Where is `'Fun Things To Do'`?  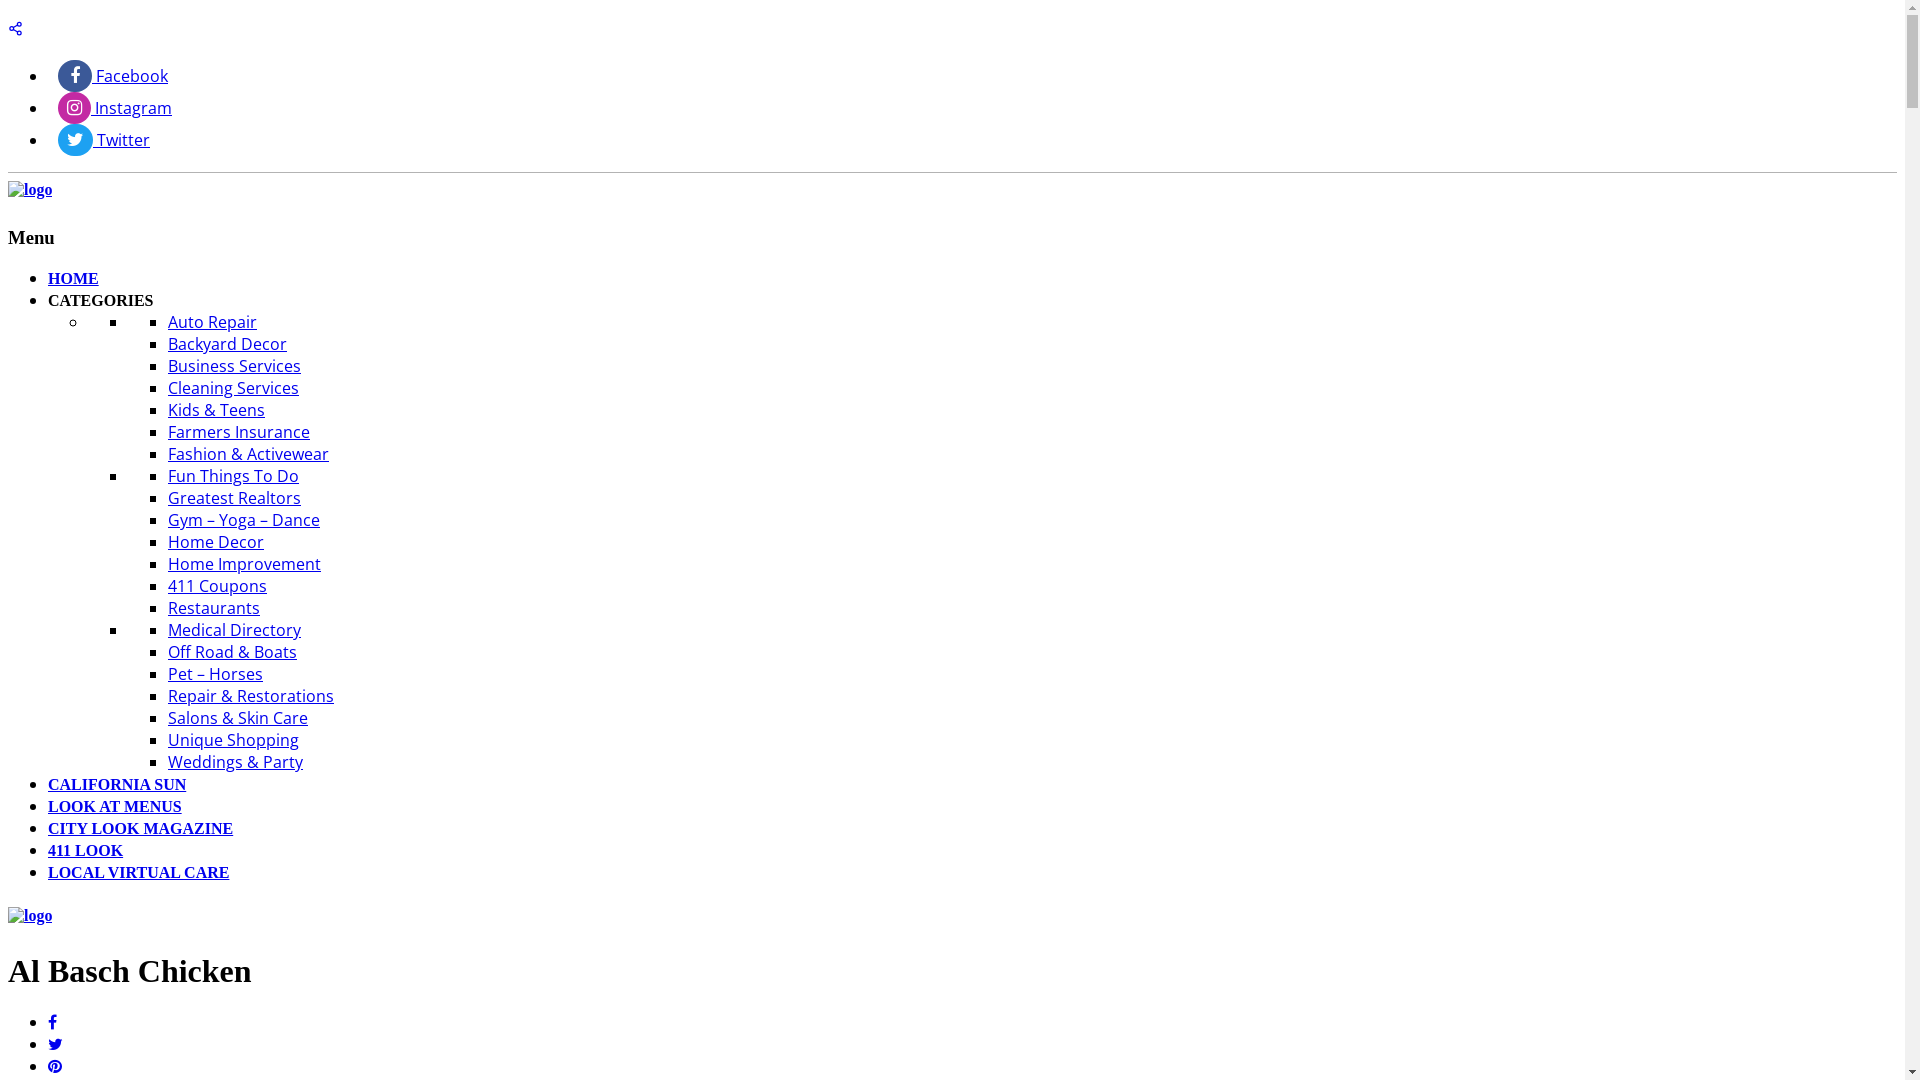
'Fun Things To Do' is located at coordinates (233, 475).